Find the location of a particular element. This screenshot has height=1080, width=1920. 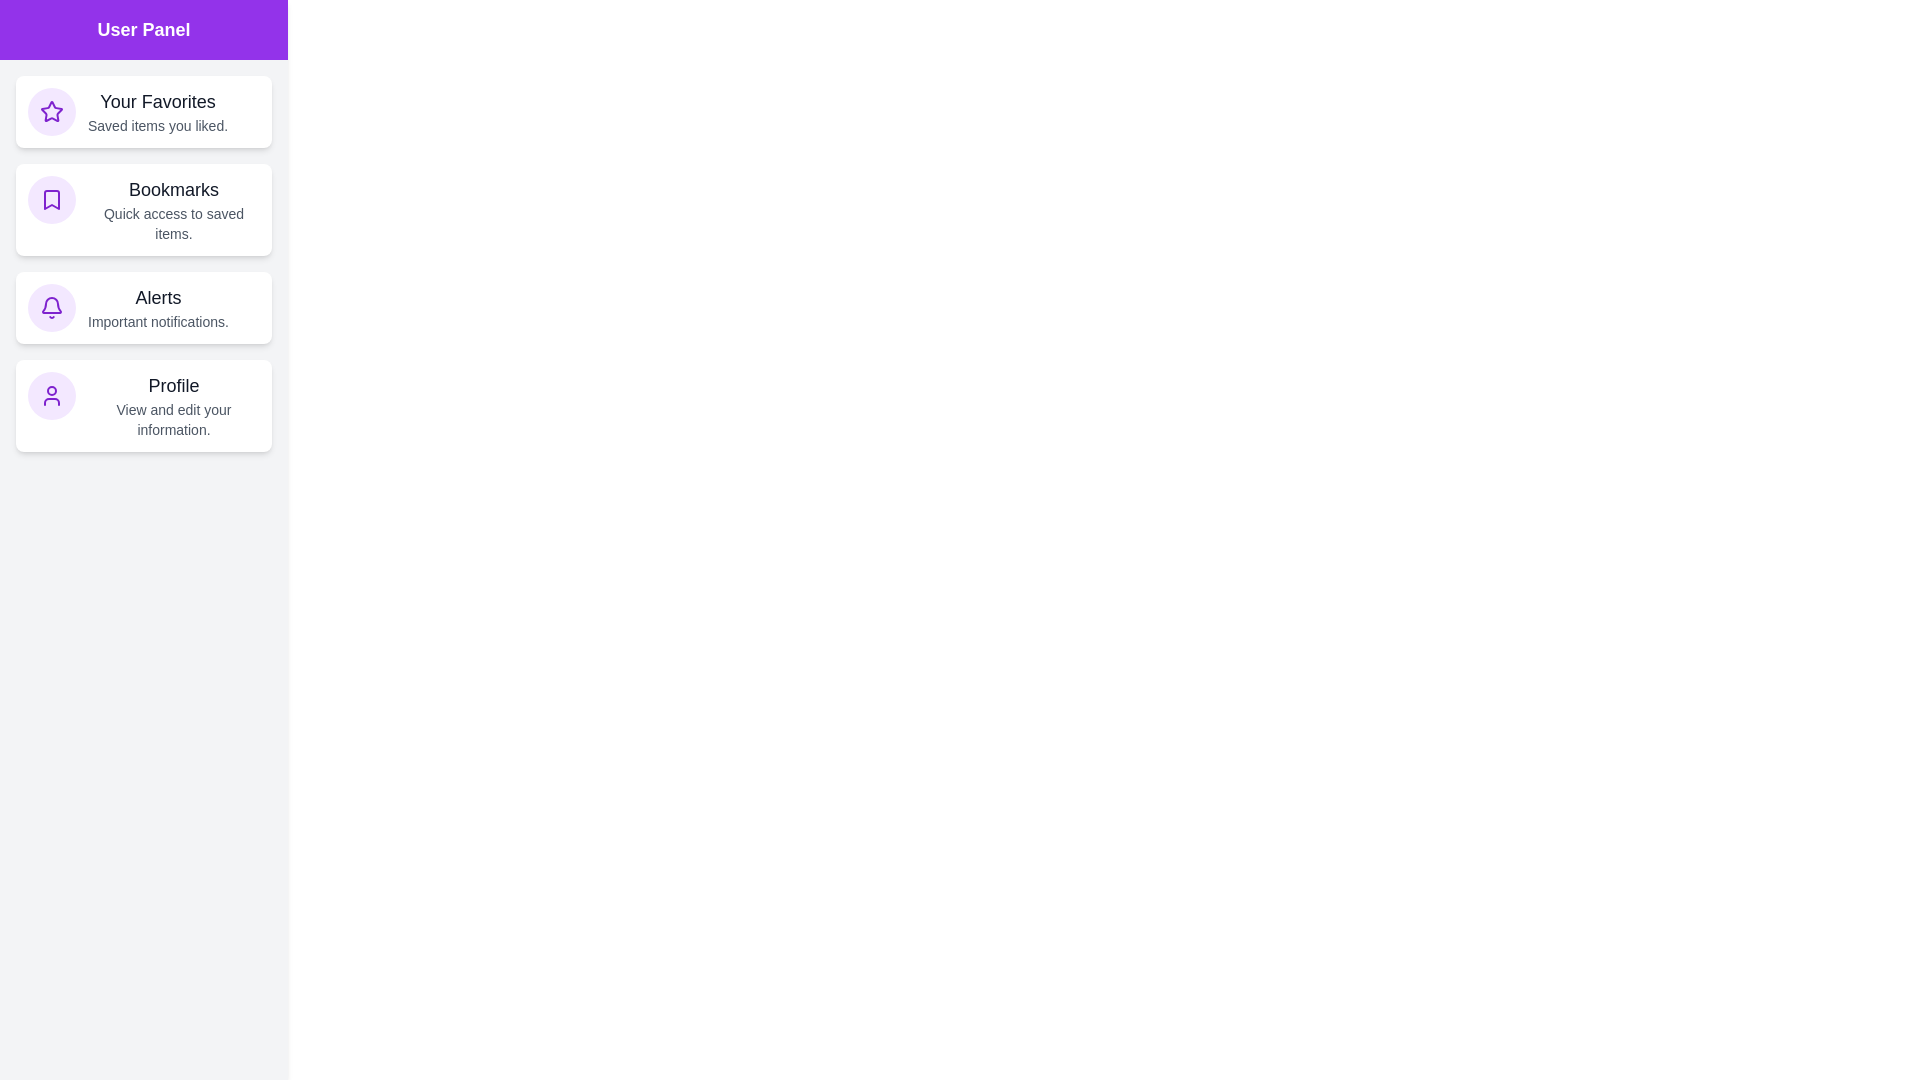

button in the top-left corner to toggle the drawer visibility is located at coordinates (39, 39).